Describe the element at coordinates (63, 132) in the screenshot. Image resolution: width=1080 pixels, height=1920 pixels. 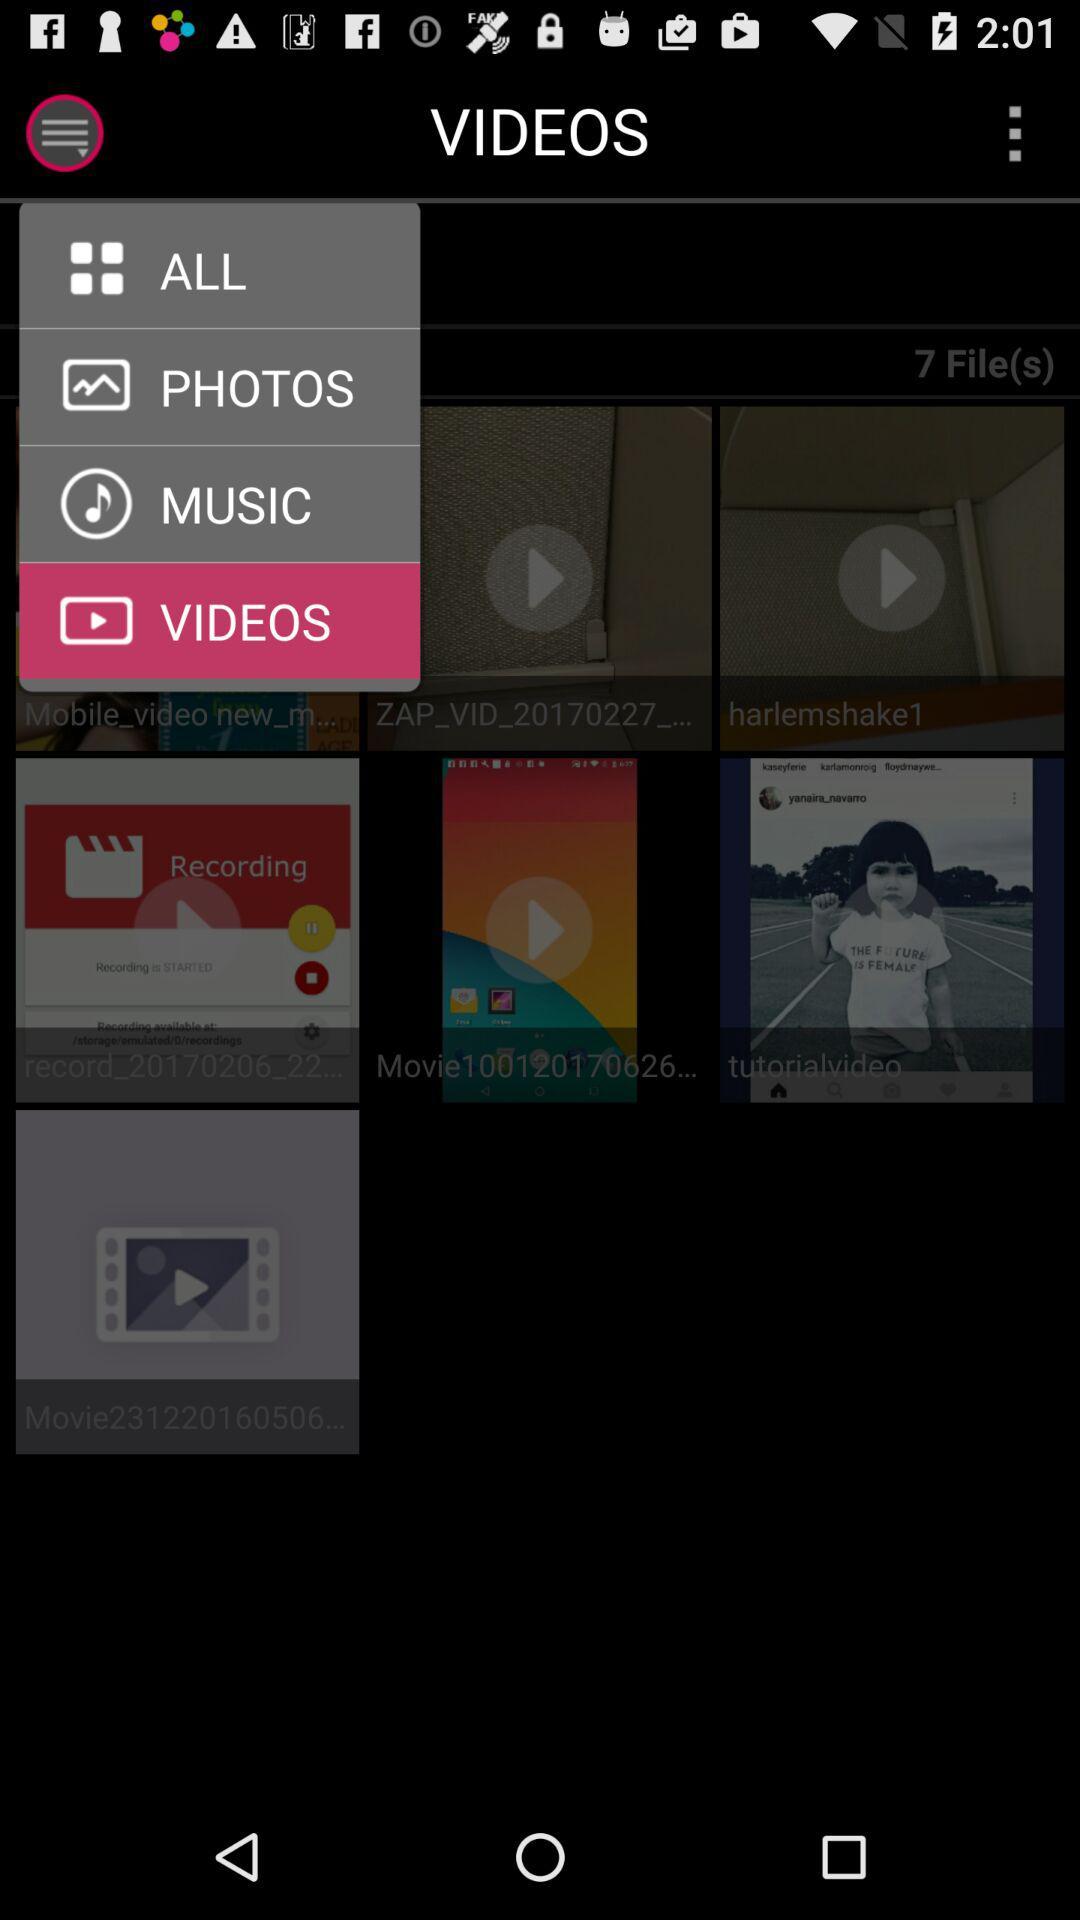
I see `the option` at that location.